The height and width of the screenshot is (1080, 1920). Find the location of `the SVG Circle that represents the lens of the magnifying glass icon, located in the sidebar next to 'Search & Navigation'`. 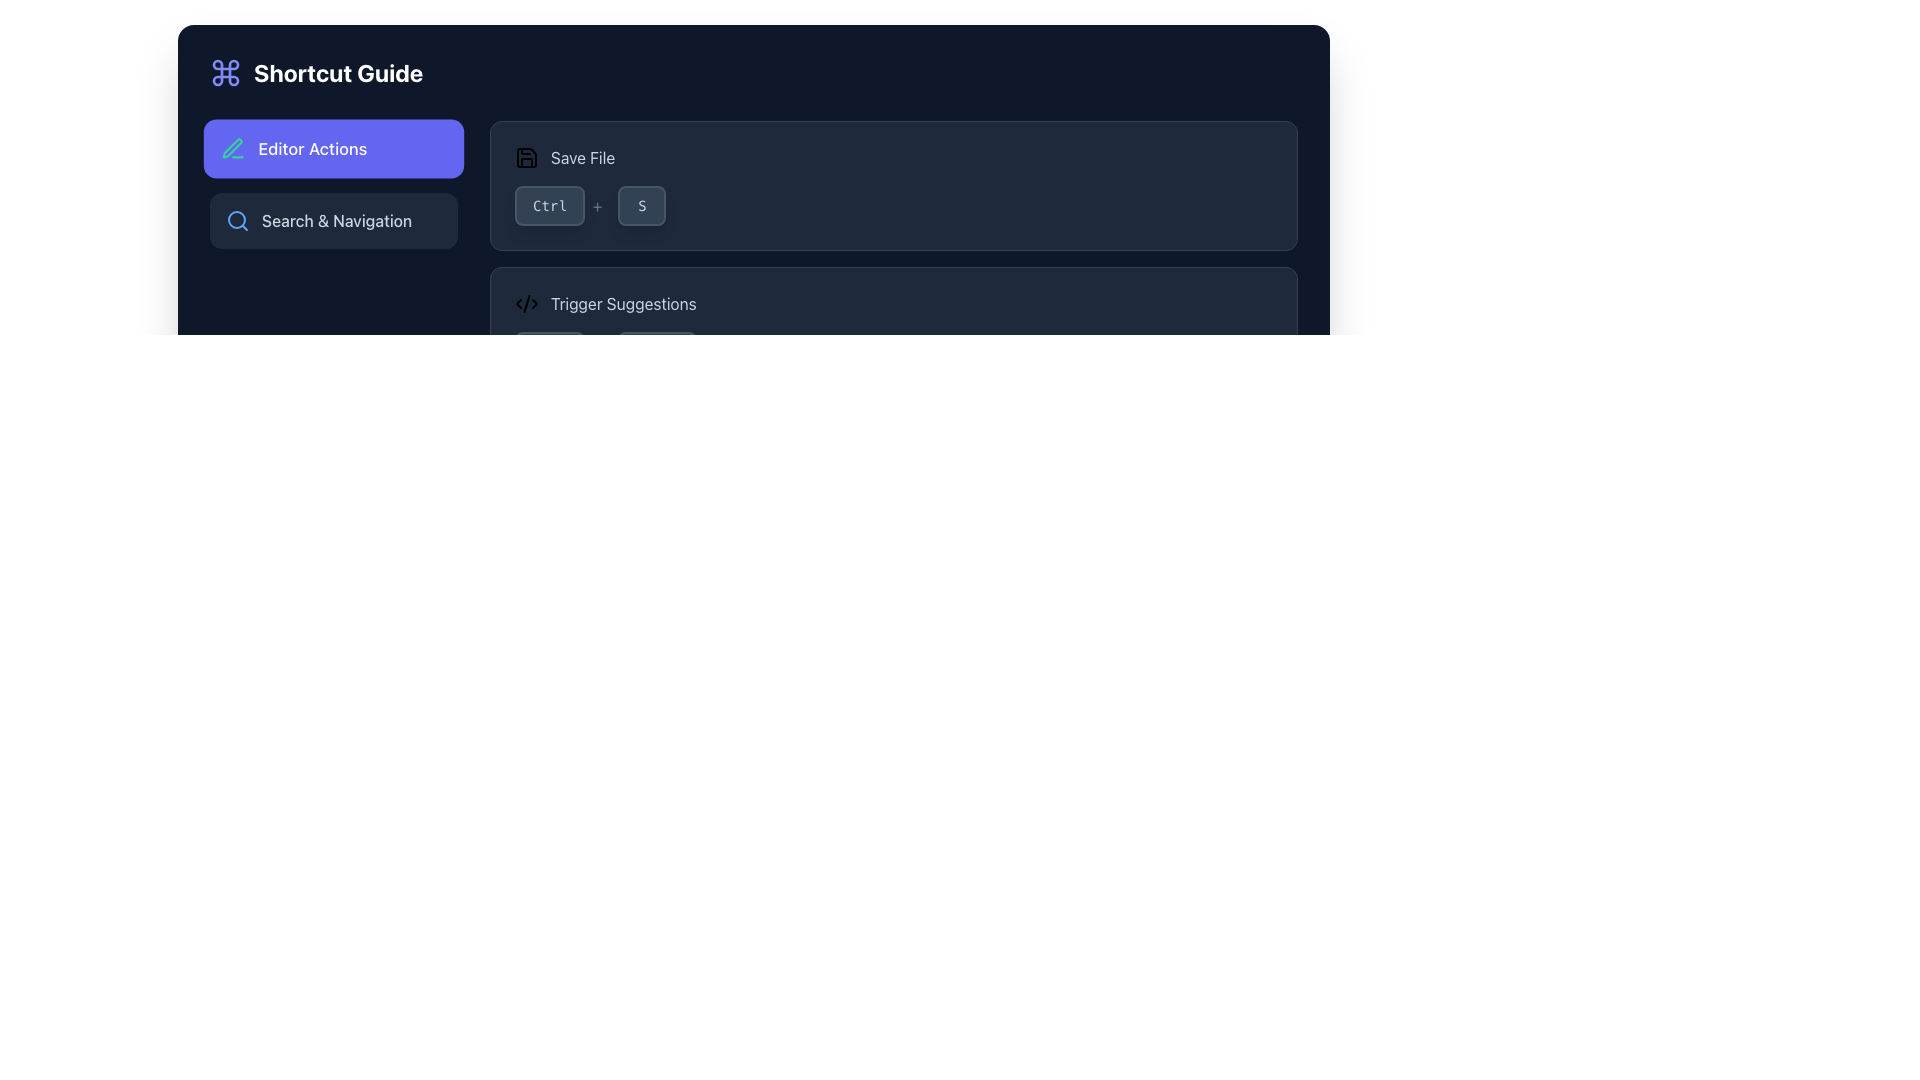

the SVG Circle that represents the lens of the magnifying glass icon, located in the sidebar next to 'Search & Navigation' is located at coordinates (236, 219).